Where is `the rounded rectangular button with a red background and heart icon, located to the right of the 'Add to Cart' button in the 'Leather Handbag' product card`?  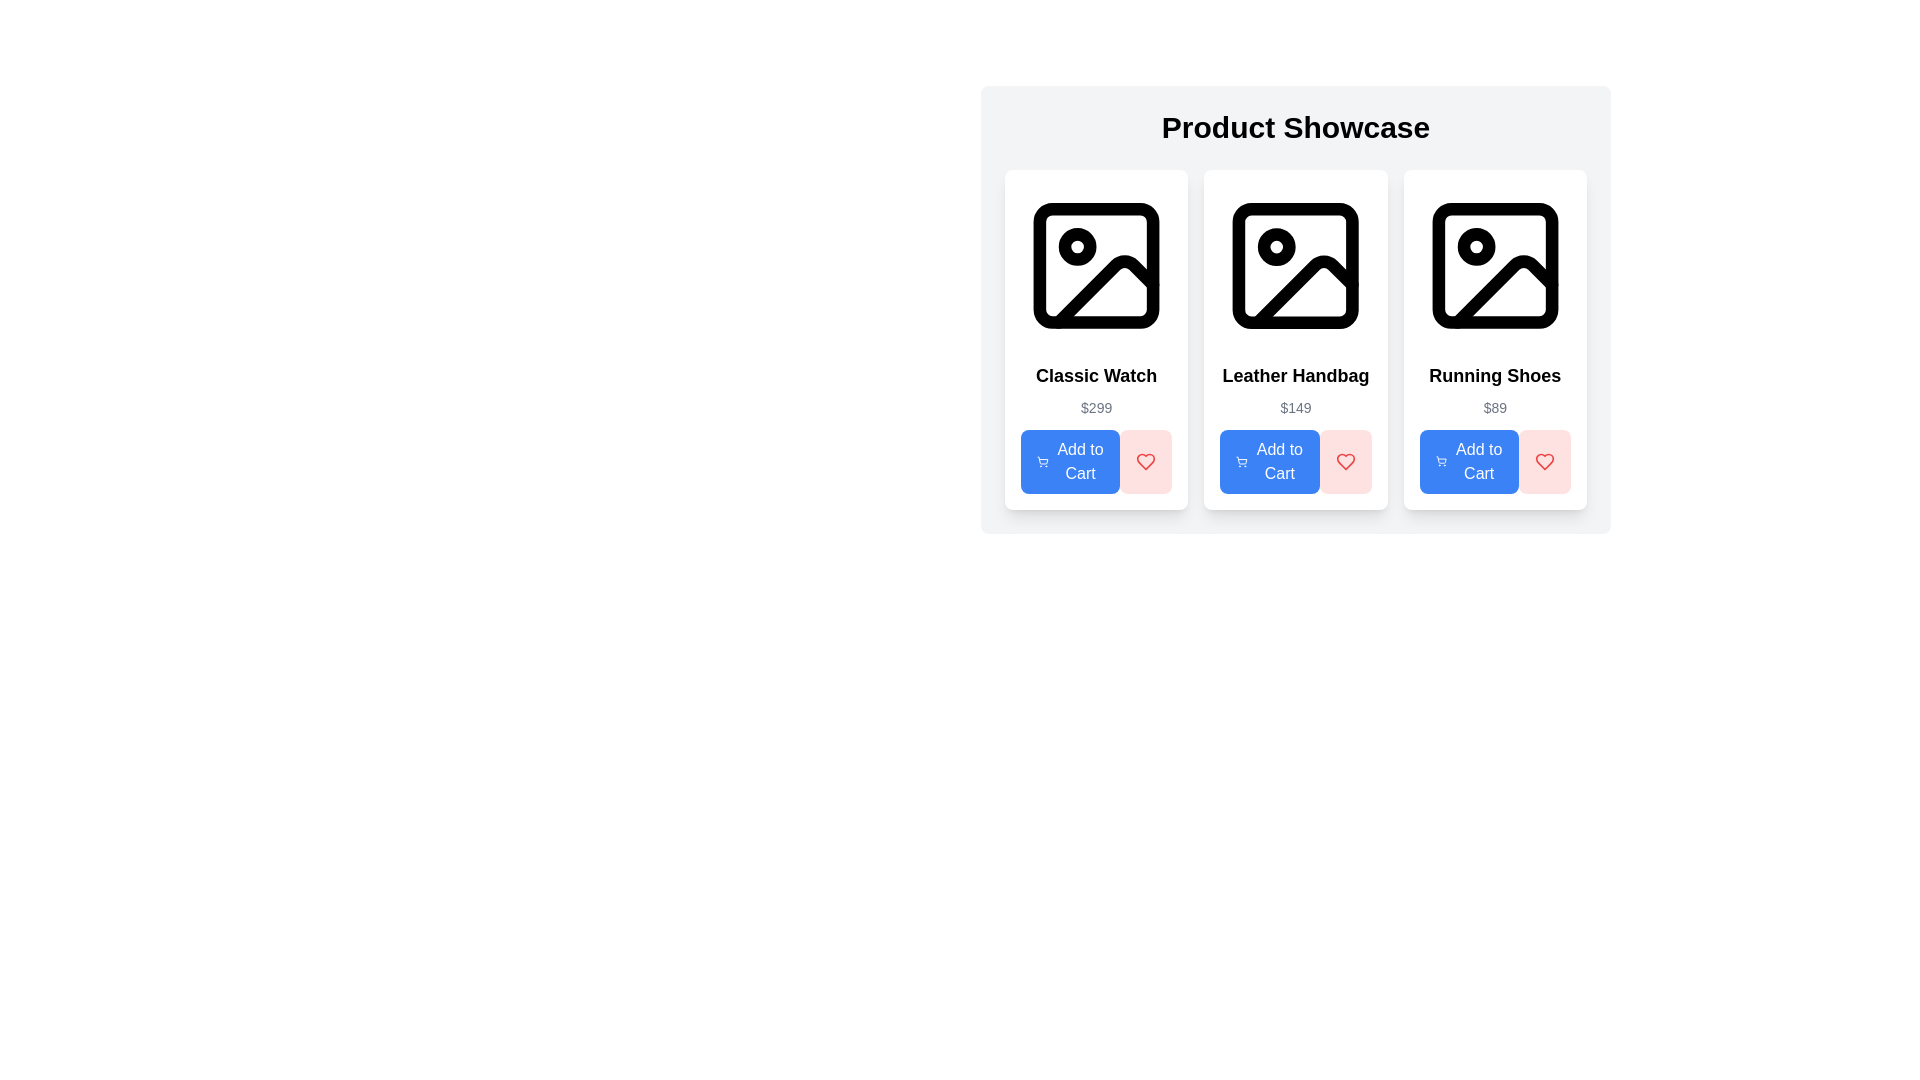 the rounded rectangular button with a red background and heart icon, located to the right of the 'Add to Cart' button in the 'Leather Handbag' product card is located at coordinates (1345, 462).